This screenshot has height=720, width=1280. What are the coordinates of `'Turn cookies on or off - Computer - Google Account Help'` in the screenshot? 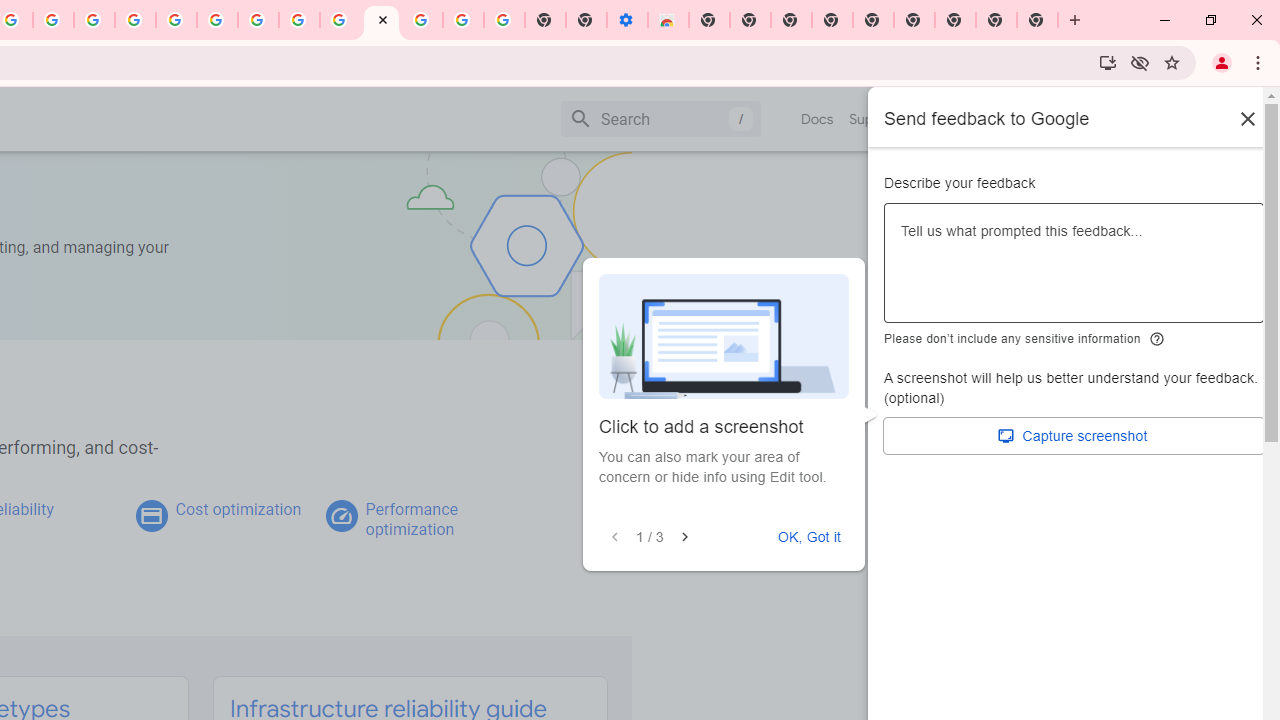 It's located at (504, 20).